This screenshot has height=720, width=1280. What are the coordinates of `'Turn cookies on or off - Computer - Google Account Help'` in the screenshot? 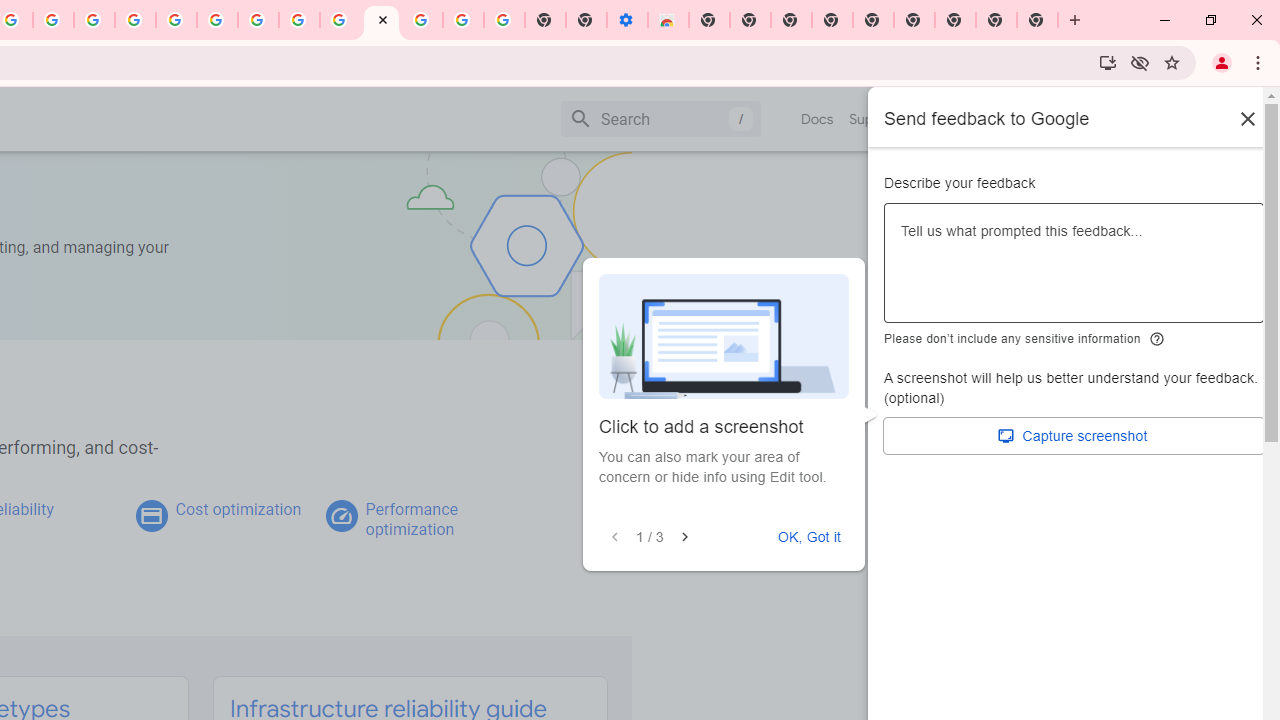 It's located at (504, 20).